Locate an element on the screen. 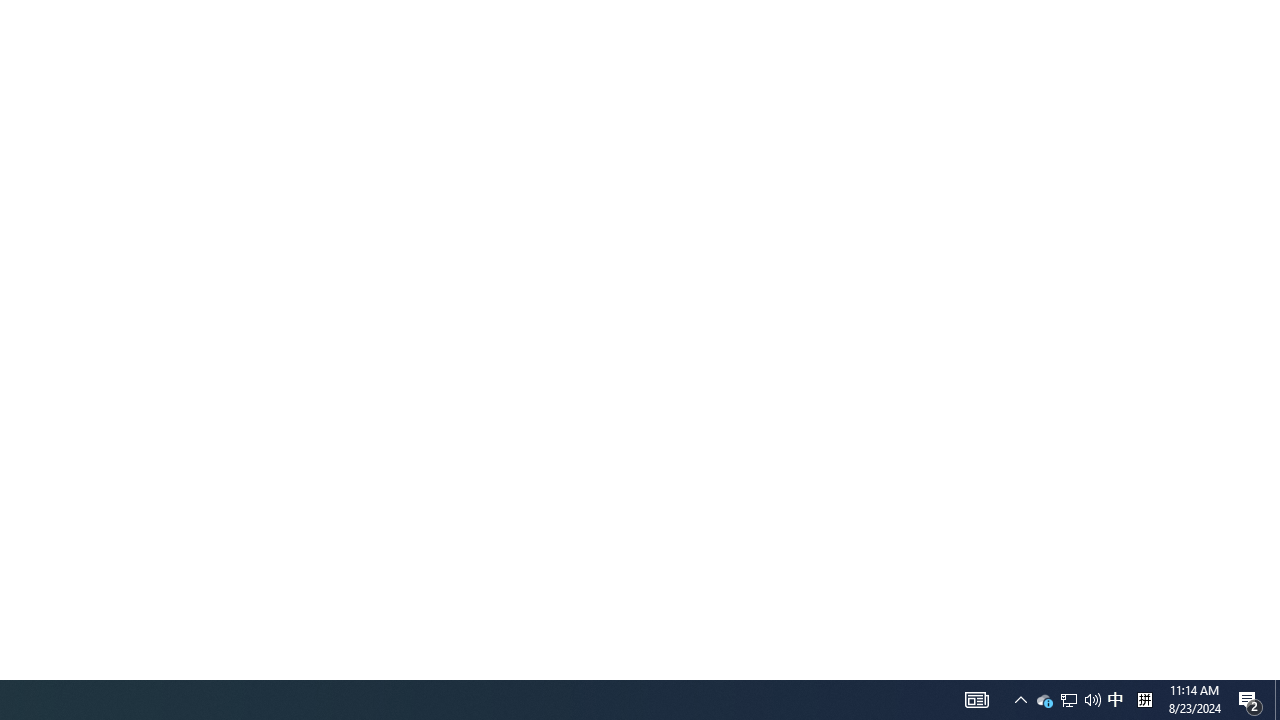  'Show desktop' is located at coordinates (1276, 698).